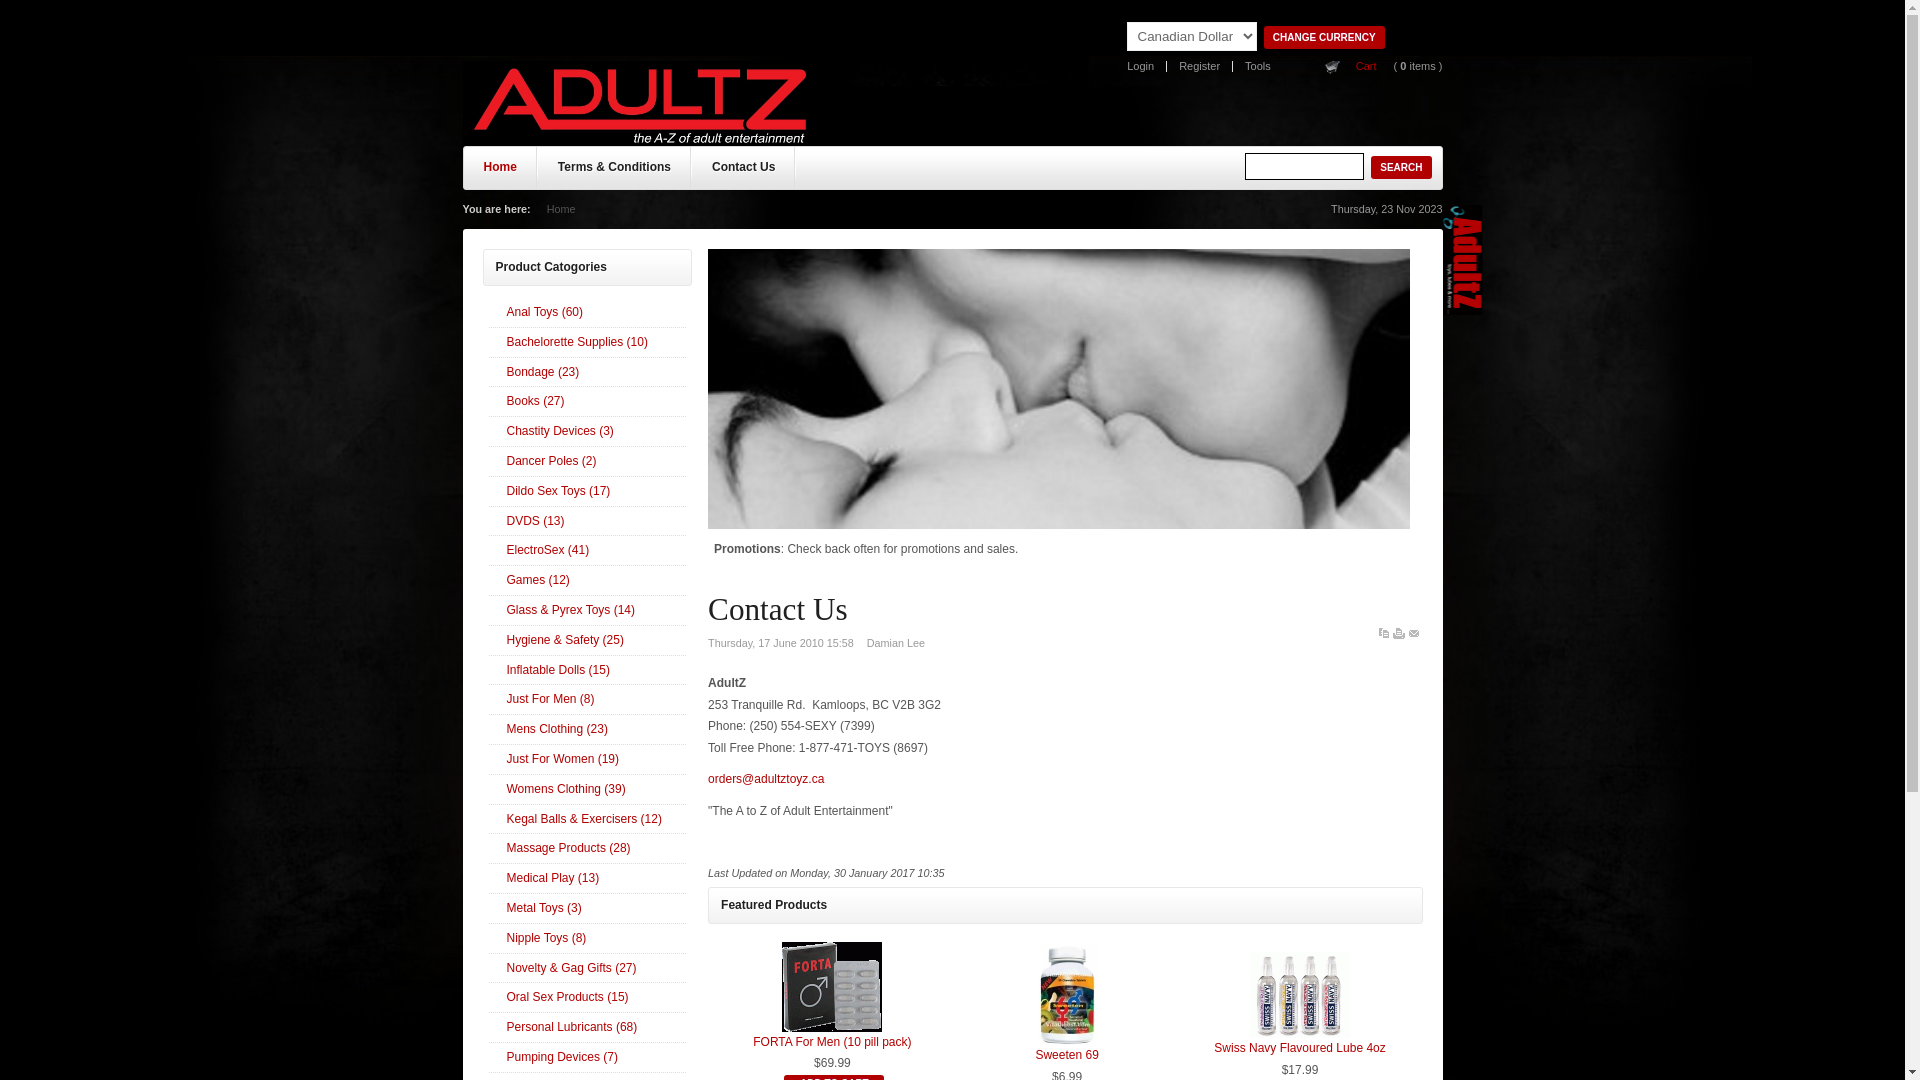 The image size is (1920, 1080). What do you see at coordinates (1365, 65) in the screenshot?
I see `'Cart'` at bounding box center [1365, 65].